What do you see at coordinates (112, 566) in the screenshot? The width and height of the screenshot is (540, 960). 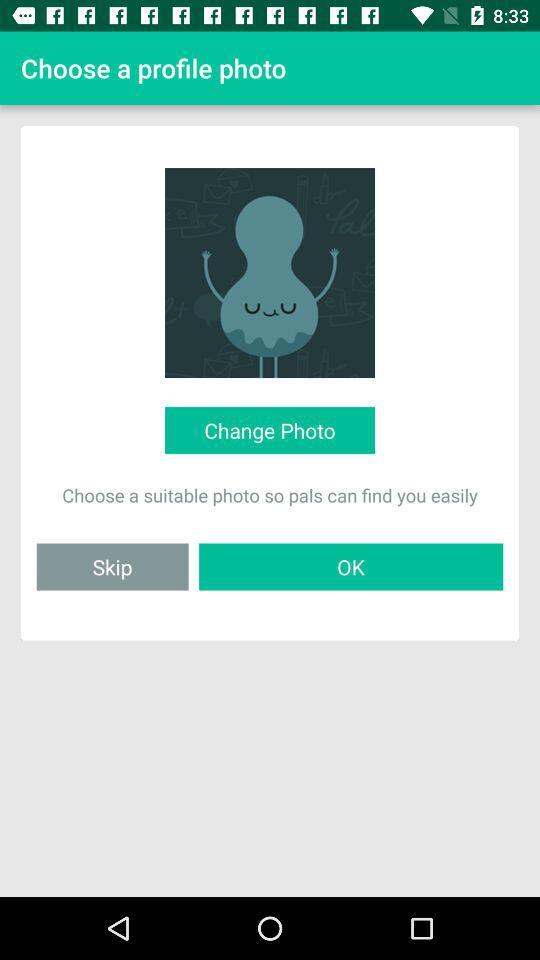 I see `skip icon` at bounding box center [112, 566].